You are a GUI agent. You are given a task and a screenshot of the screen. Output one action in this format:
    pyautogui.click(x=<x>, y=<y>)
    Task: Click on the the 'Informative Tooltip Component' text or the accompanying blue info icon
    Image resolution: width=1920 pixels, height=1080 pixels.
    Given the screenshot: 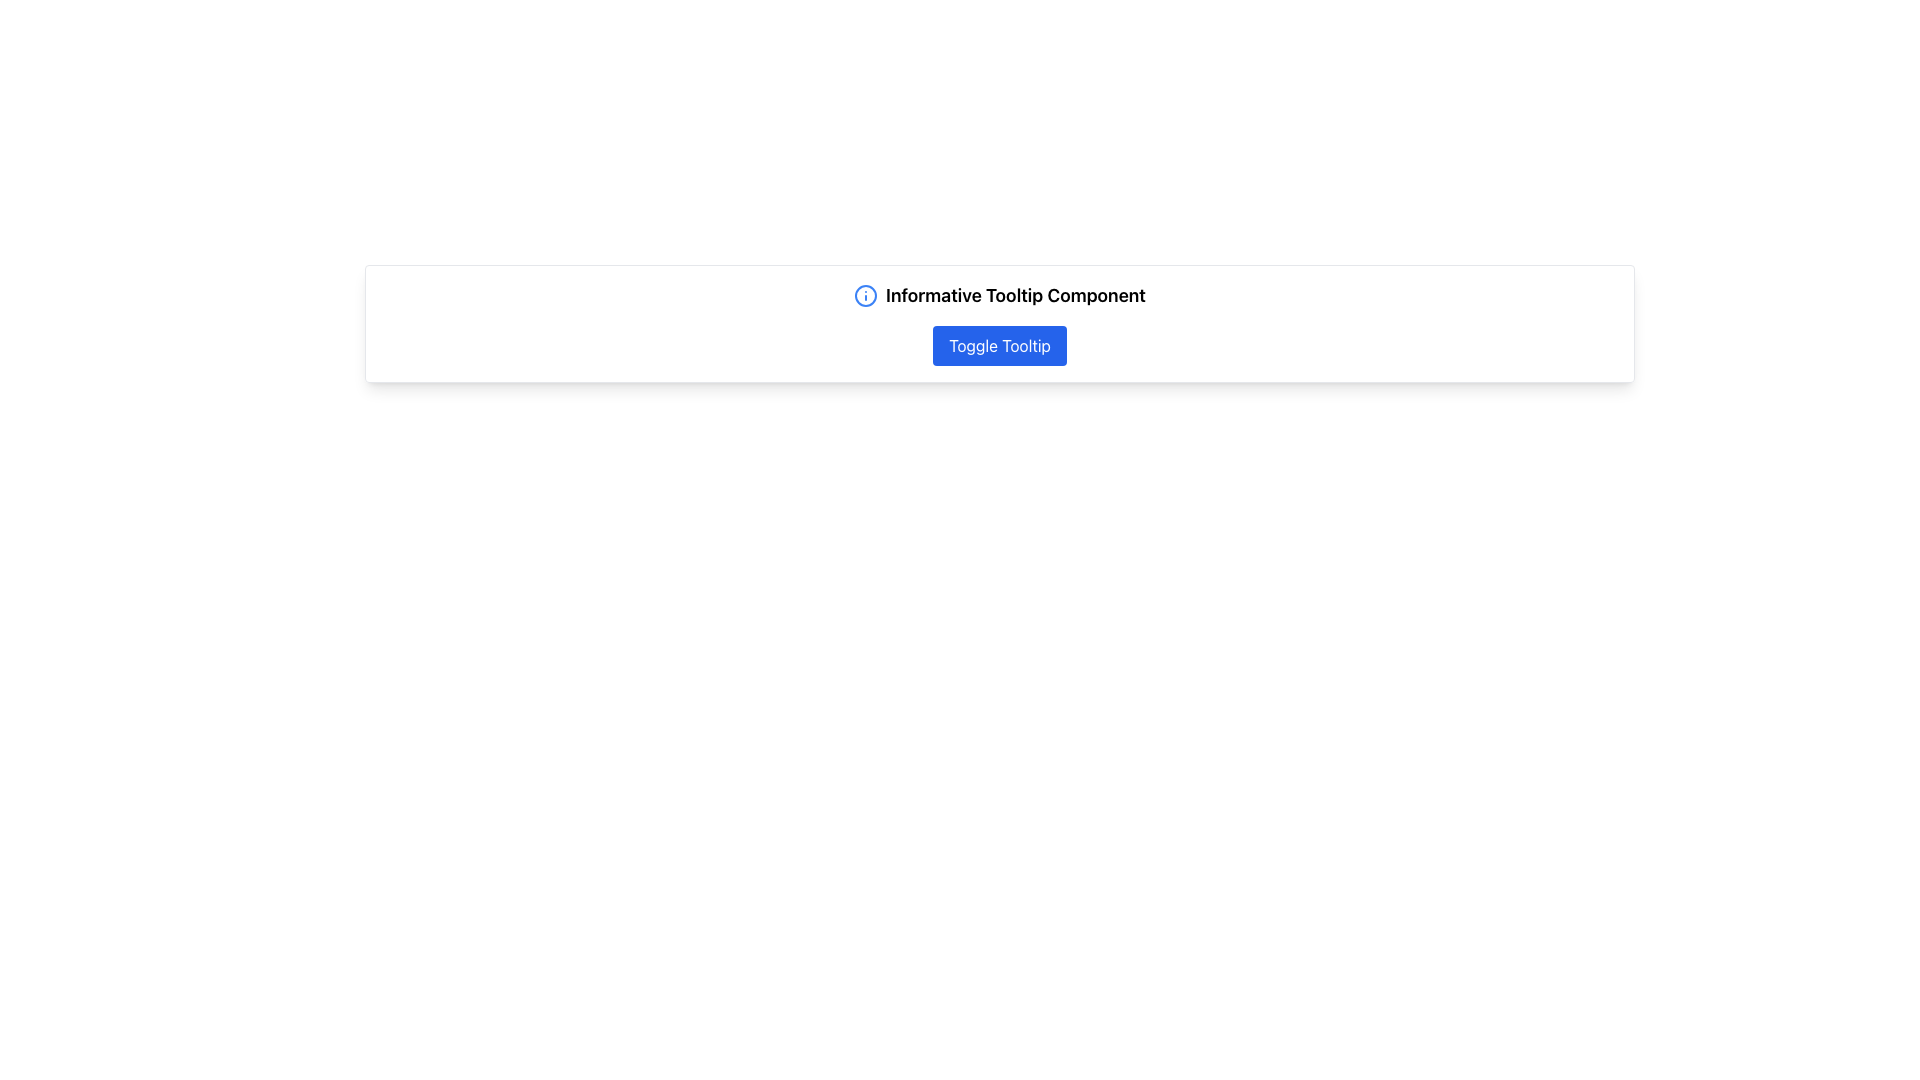 What is the action you would take?
    pyautogui.click(x=999, y=296)
    